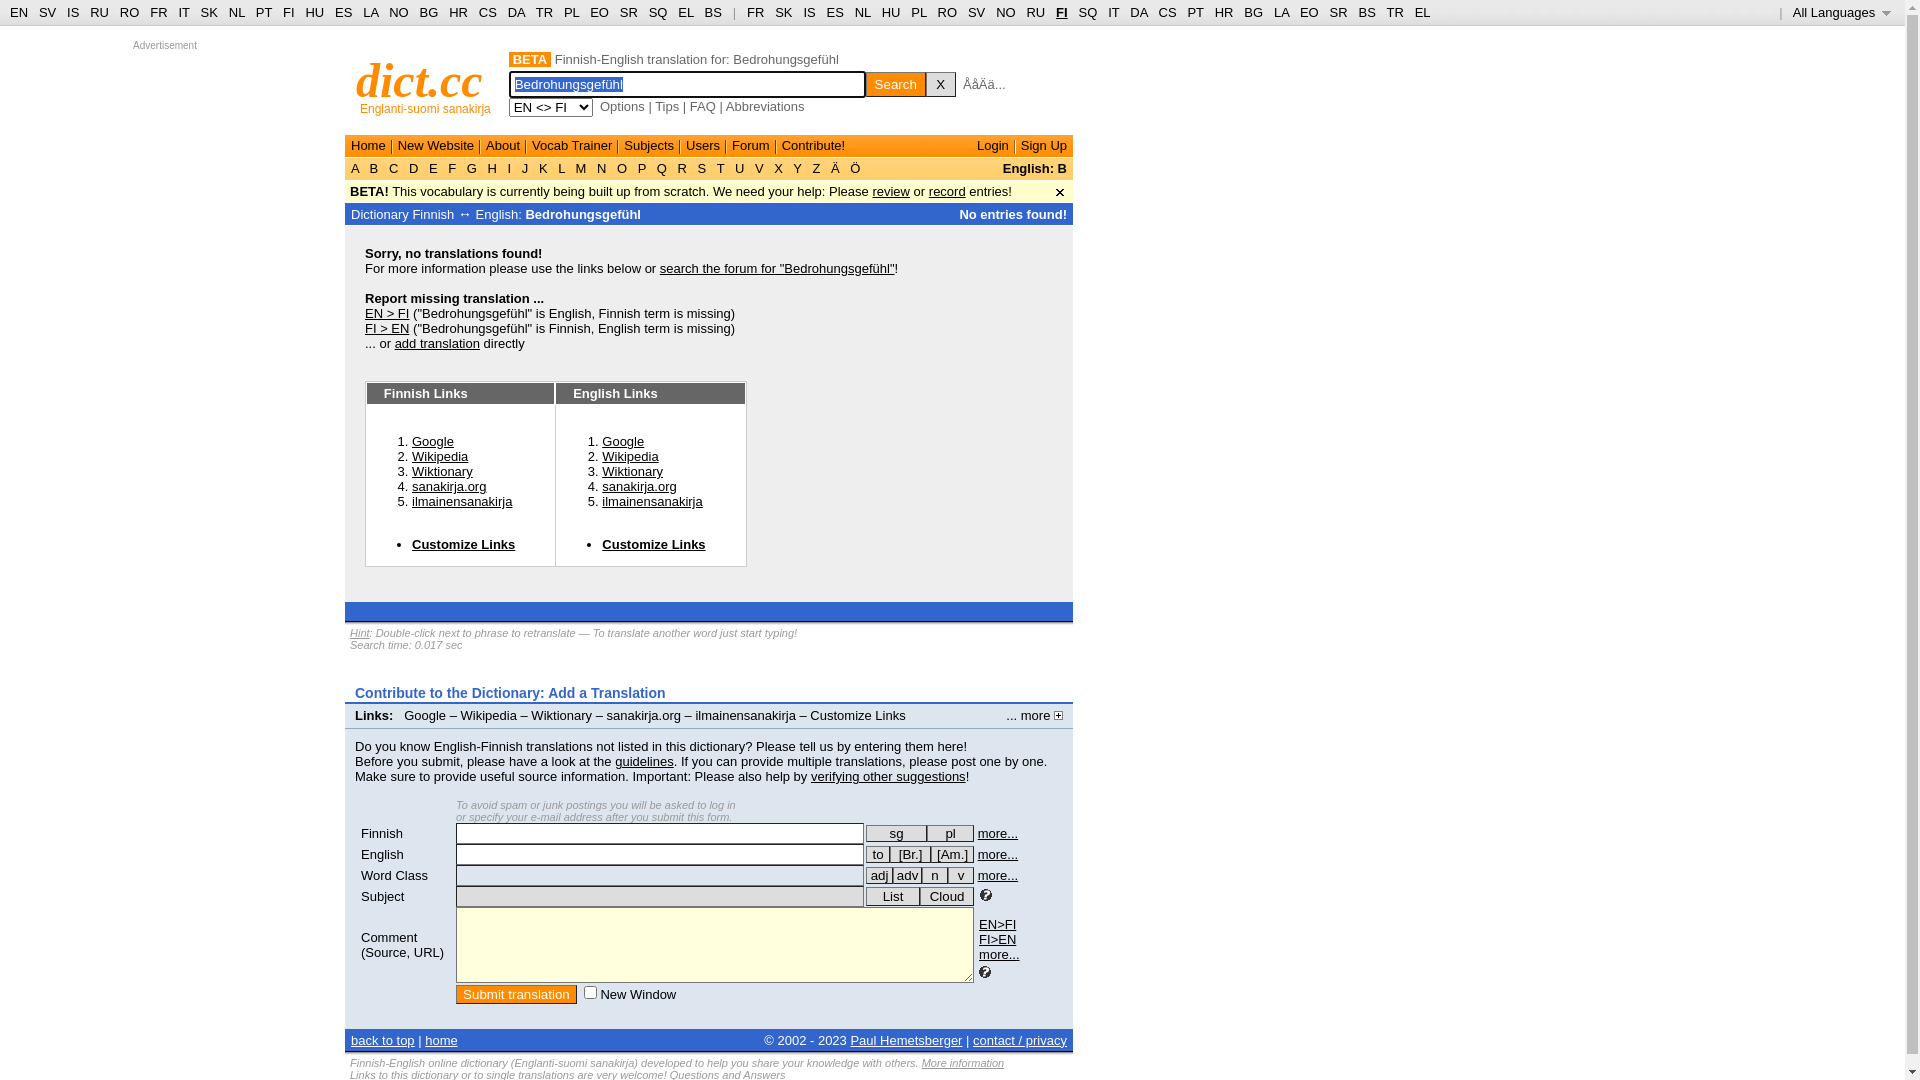  Describe the element at coordinates (713, 12) in the screenshot. I see `'BS'` at that location.